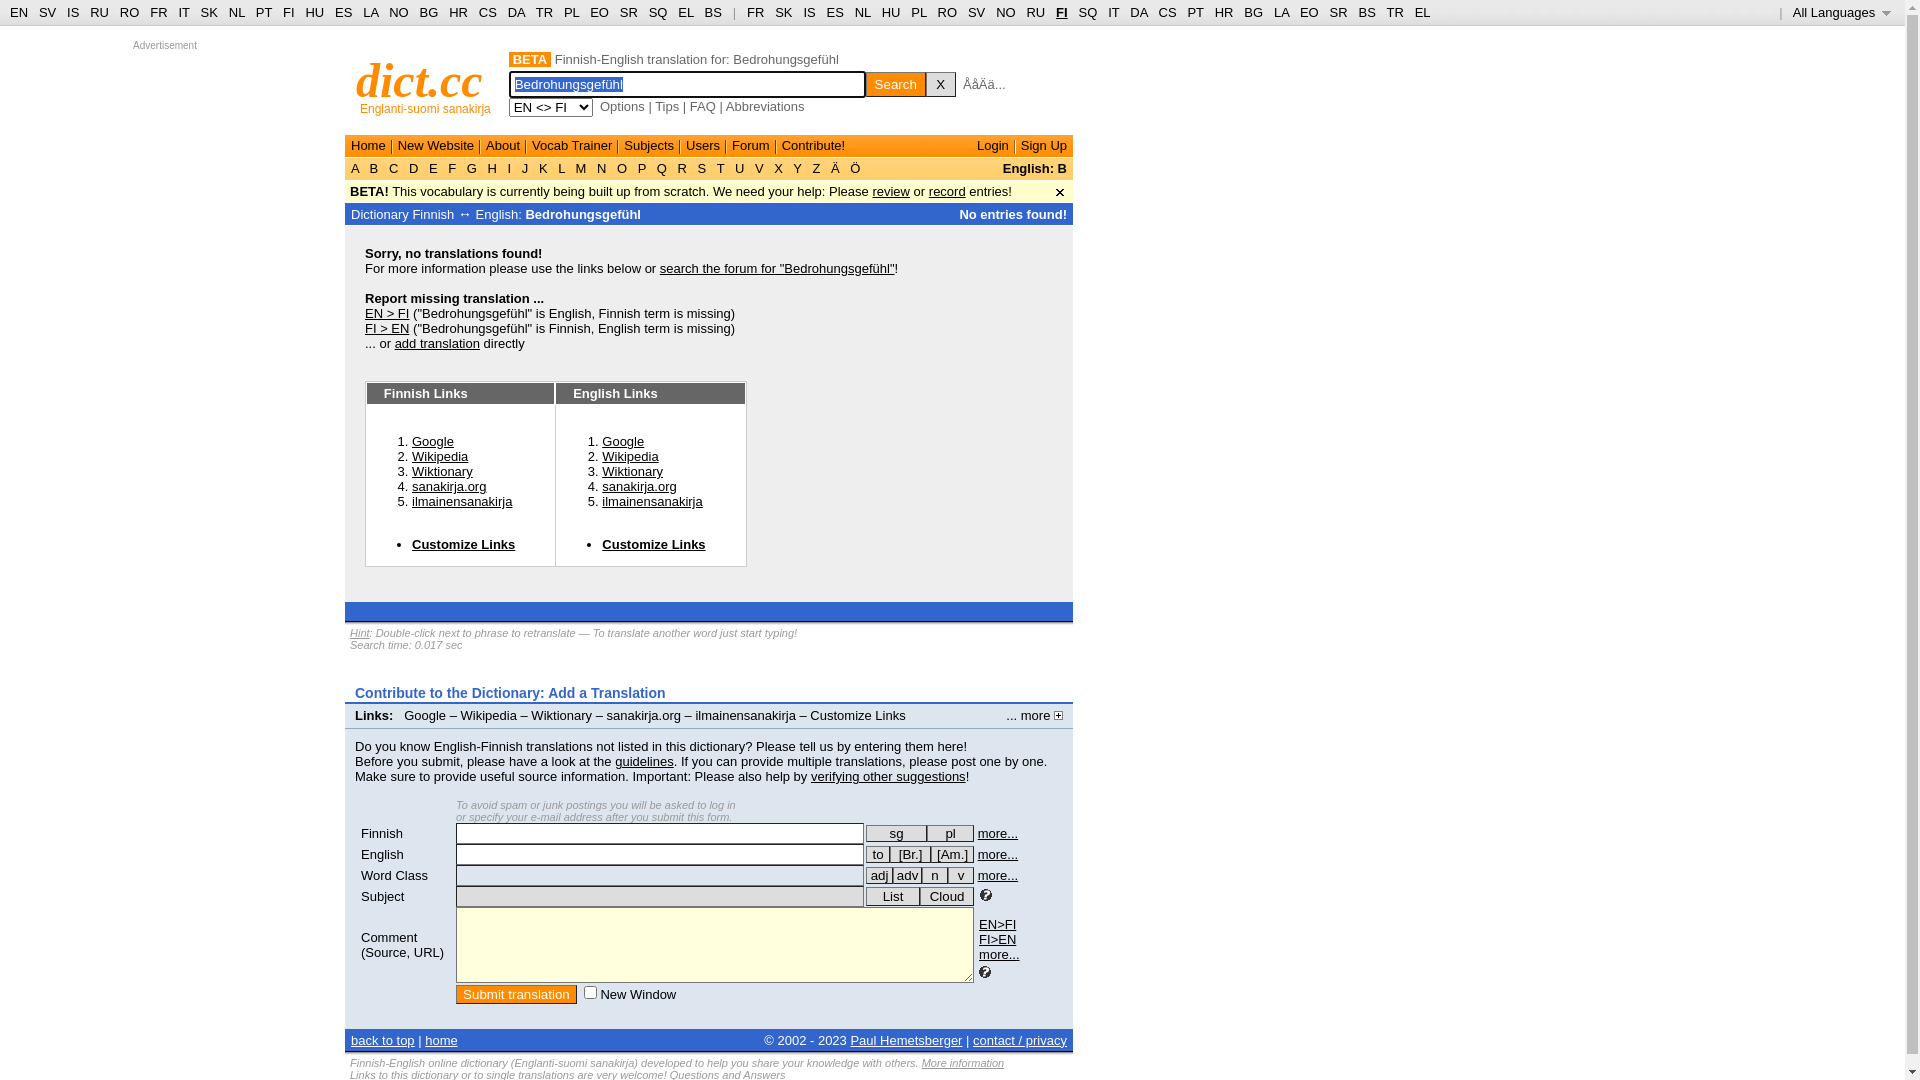  Describe the element at coordinates (713, 12) in the screenshot. I see `'BS'` at that location.